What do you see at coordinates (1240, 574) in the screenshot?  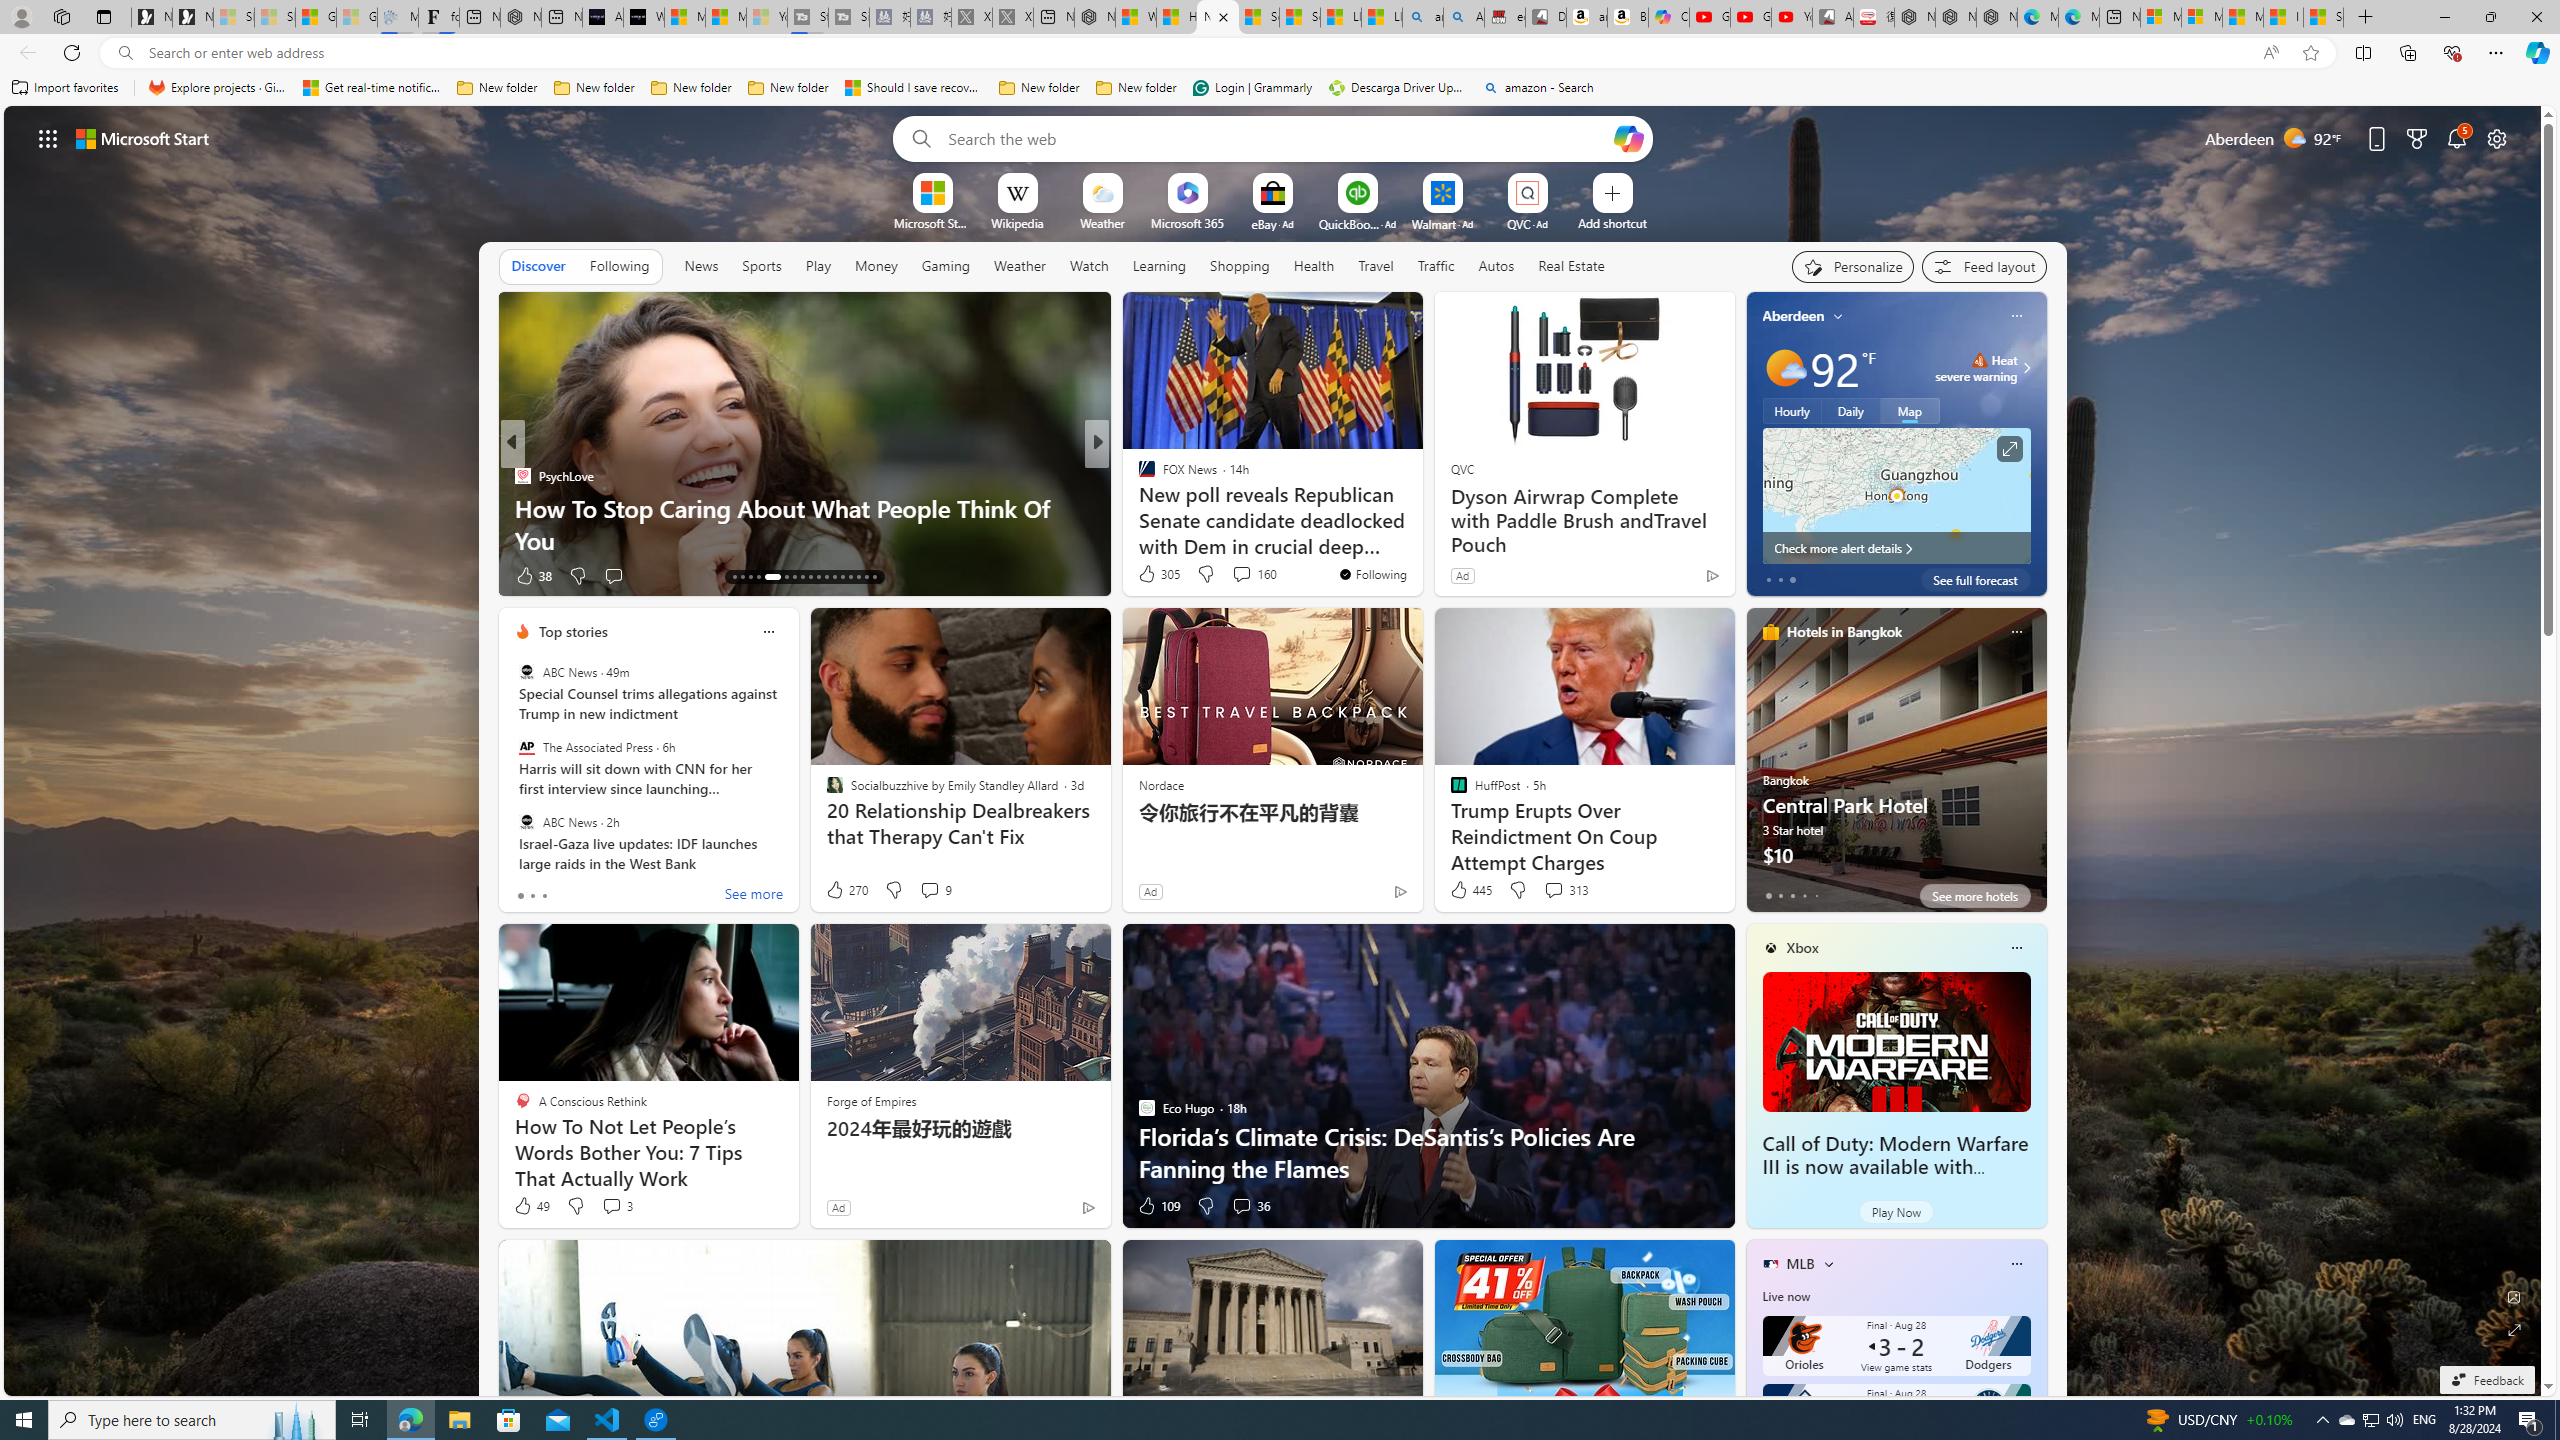 I see `'View comments 160 Comment'` at bounding box center [1240, 574].